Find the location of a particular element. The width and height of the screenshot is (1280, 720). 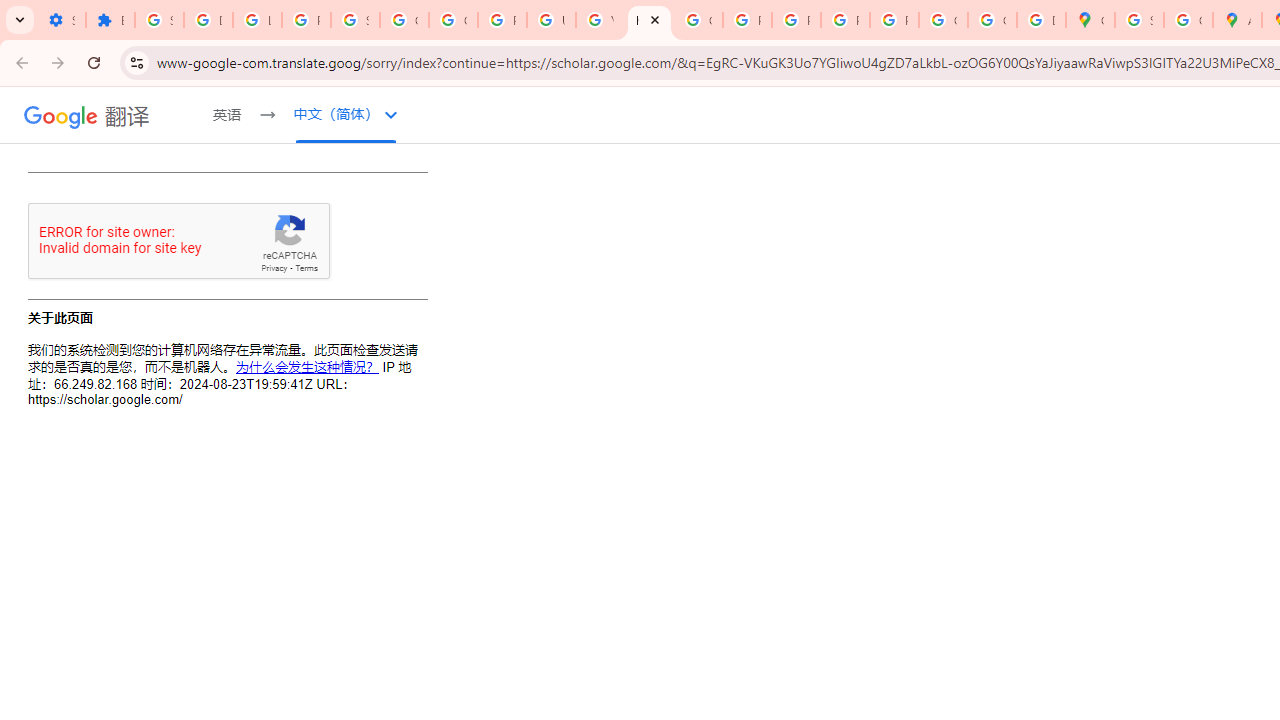

'Google Maps' is located at coordinates (1089, 20).